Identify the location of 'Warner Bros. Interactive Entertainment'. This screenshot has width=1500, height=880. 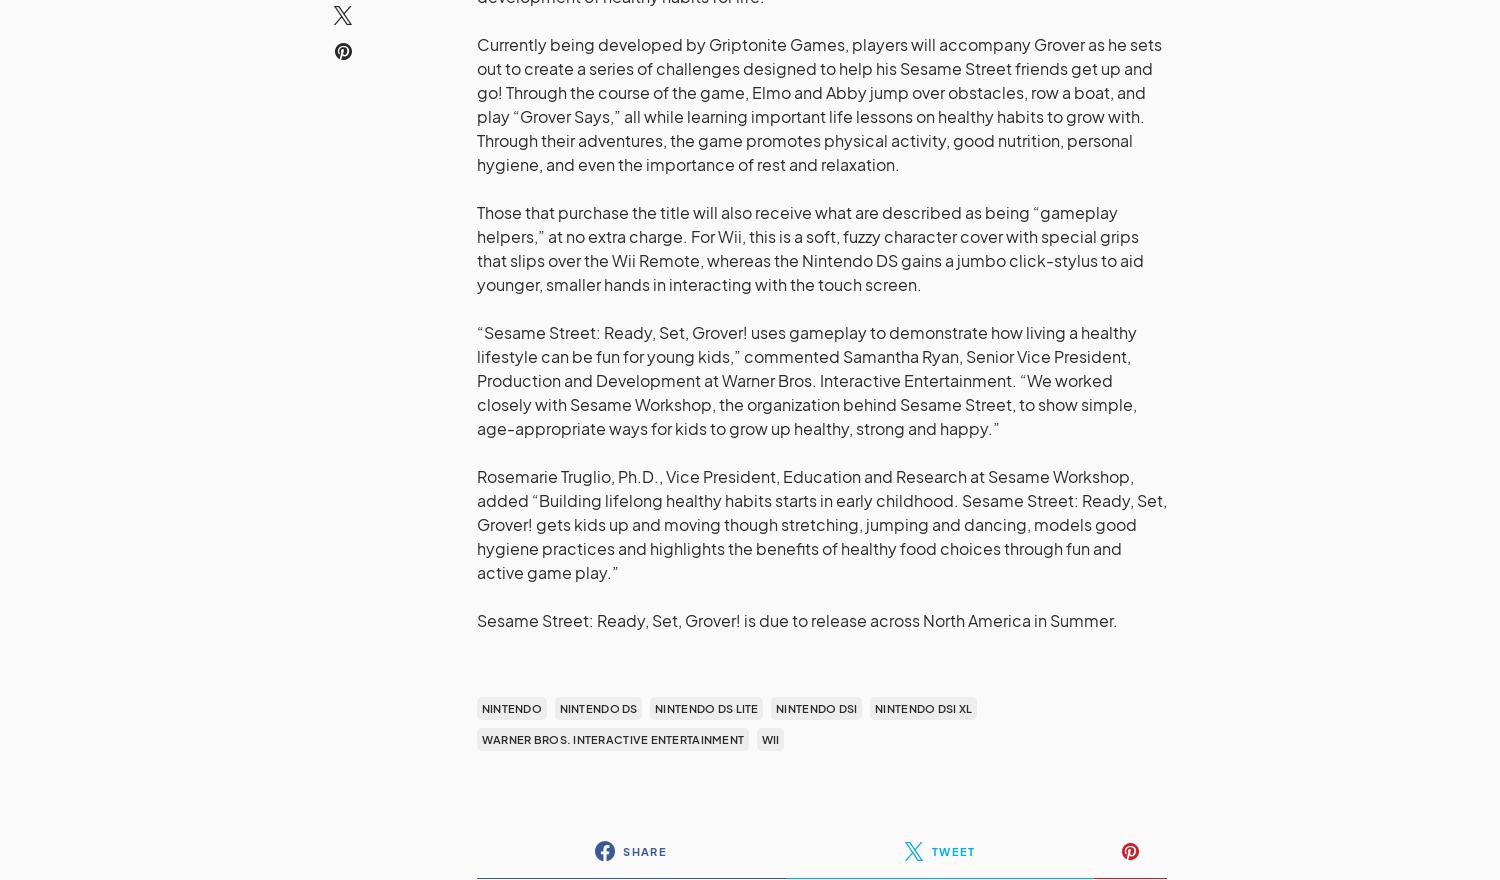
(611, 738).